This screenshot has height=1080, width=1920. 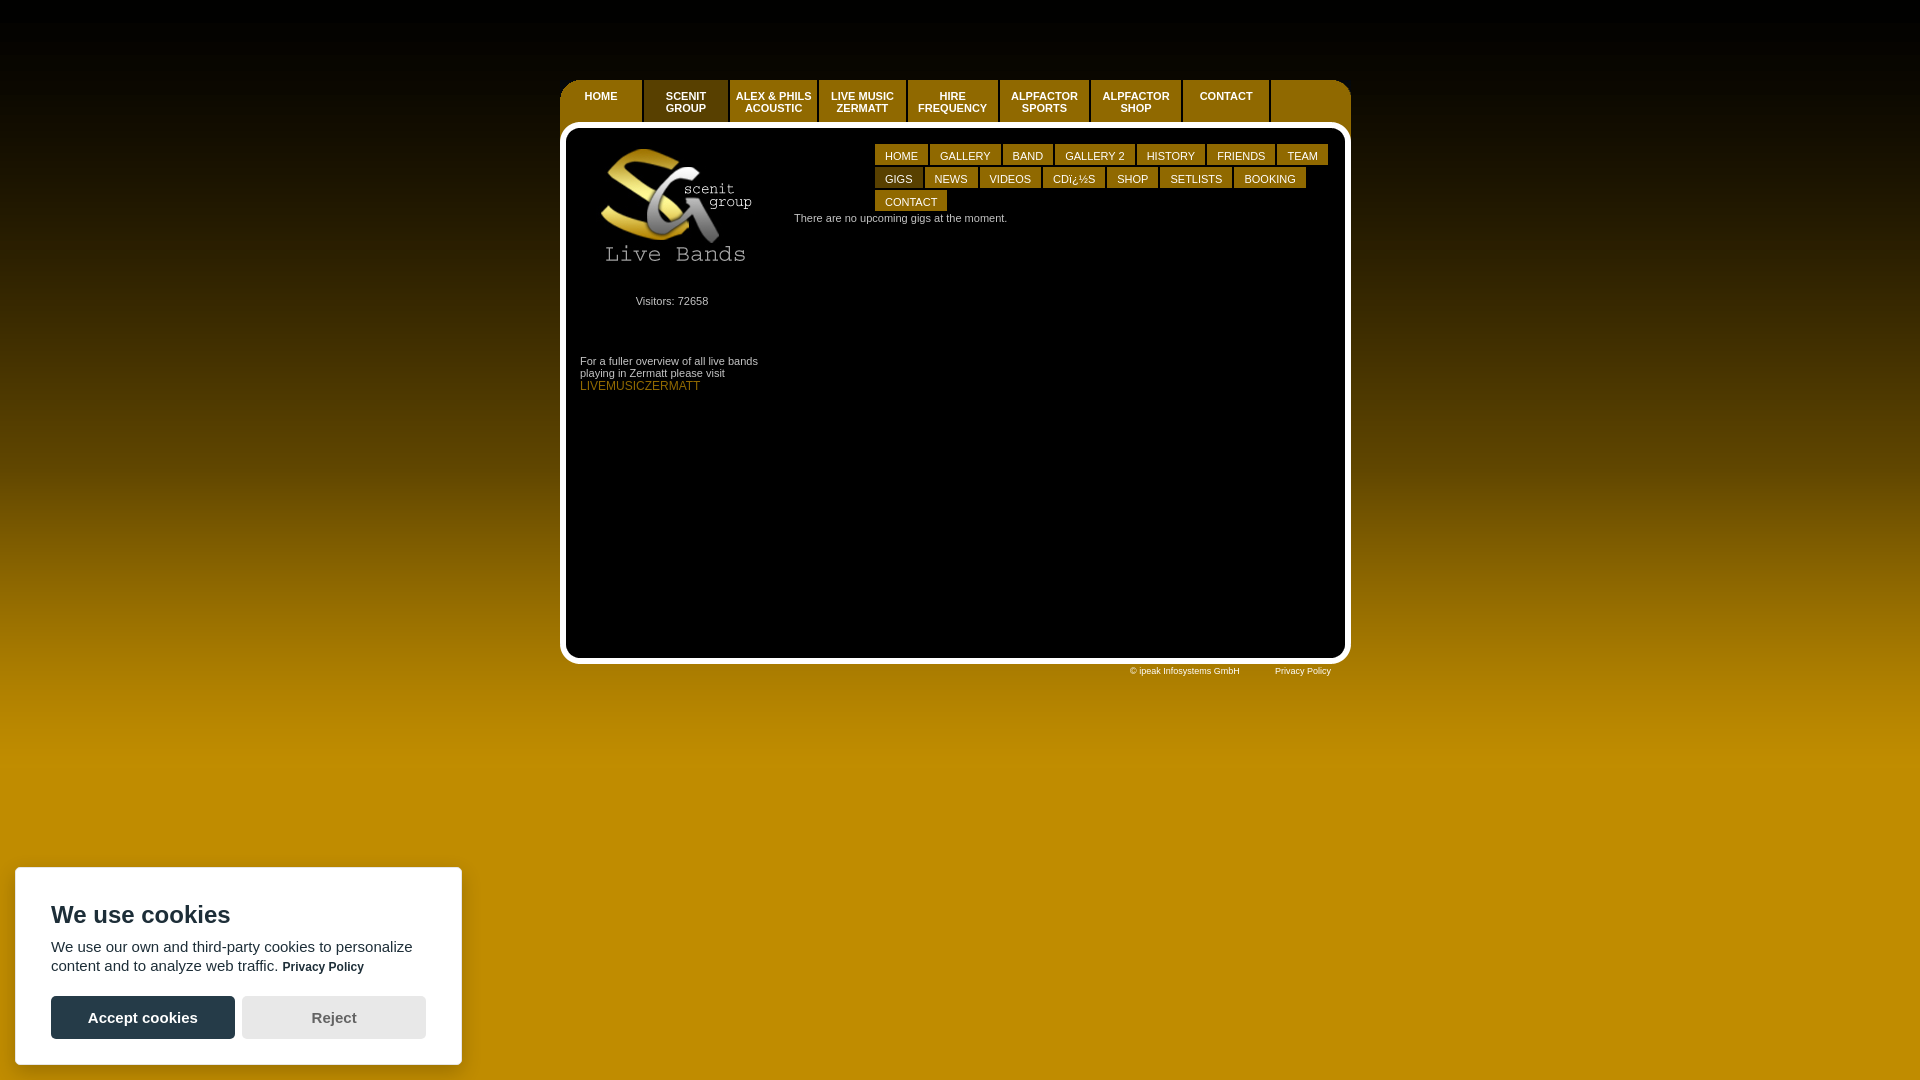 What do you see at coordinates (1093, 154) in the screenshot?
I see `'GALLERY 2'` at bounding box center [1093, 154].